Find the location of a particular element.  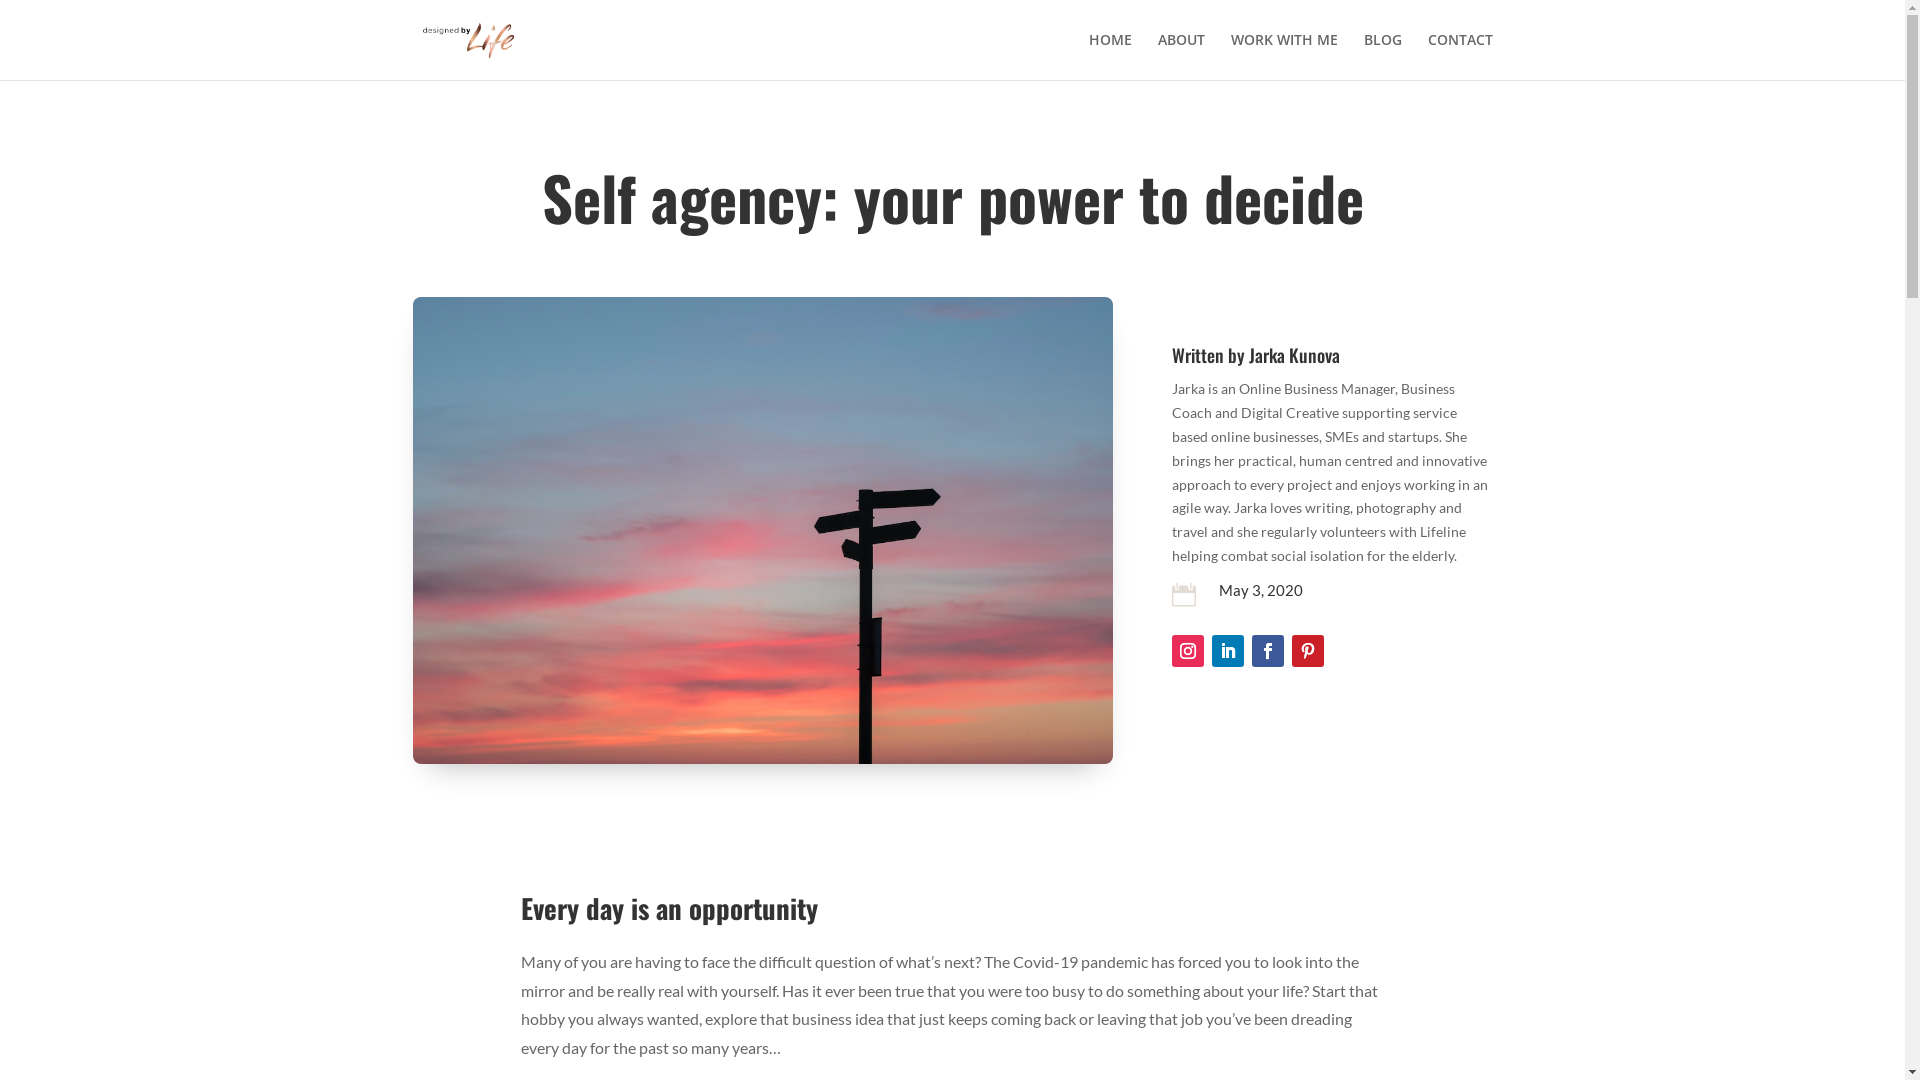

'WORK WITH ME' is located at coordinates (1283, 55).